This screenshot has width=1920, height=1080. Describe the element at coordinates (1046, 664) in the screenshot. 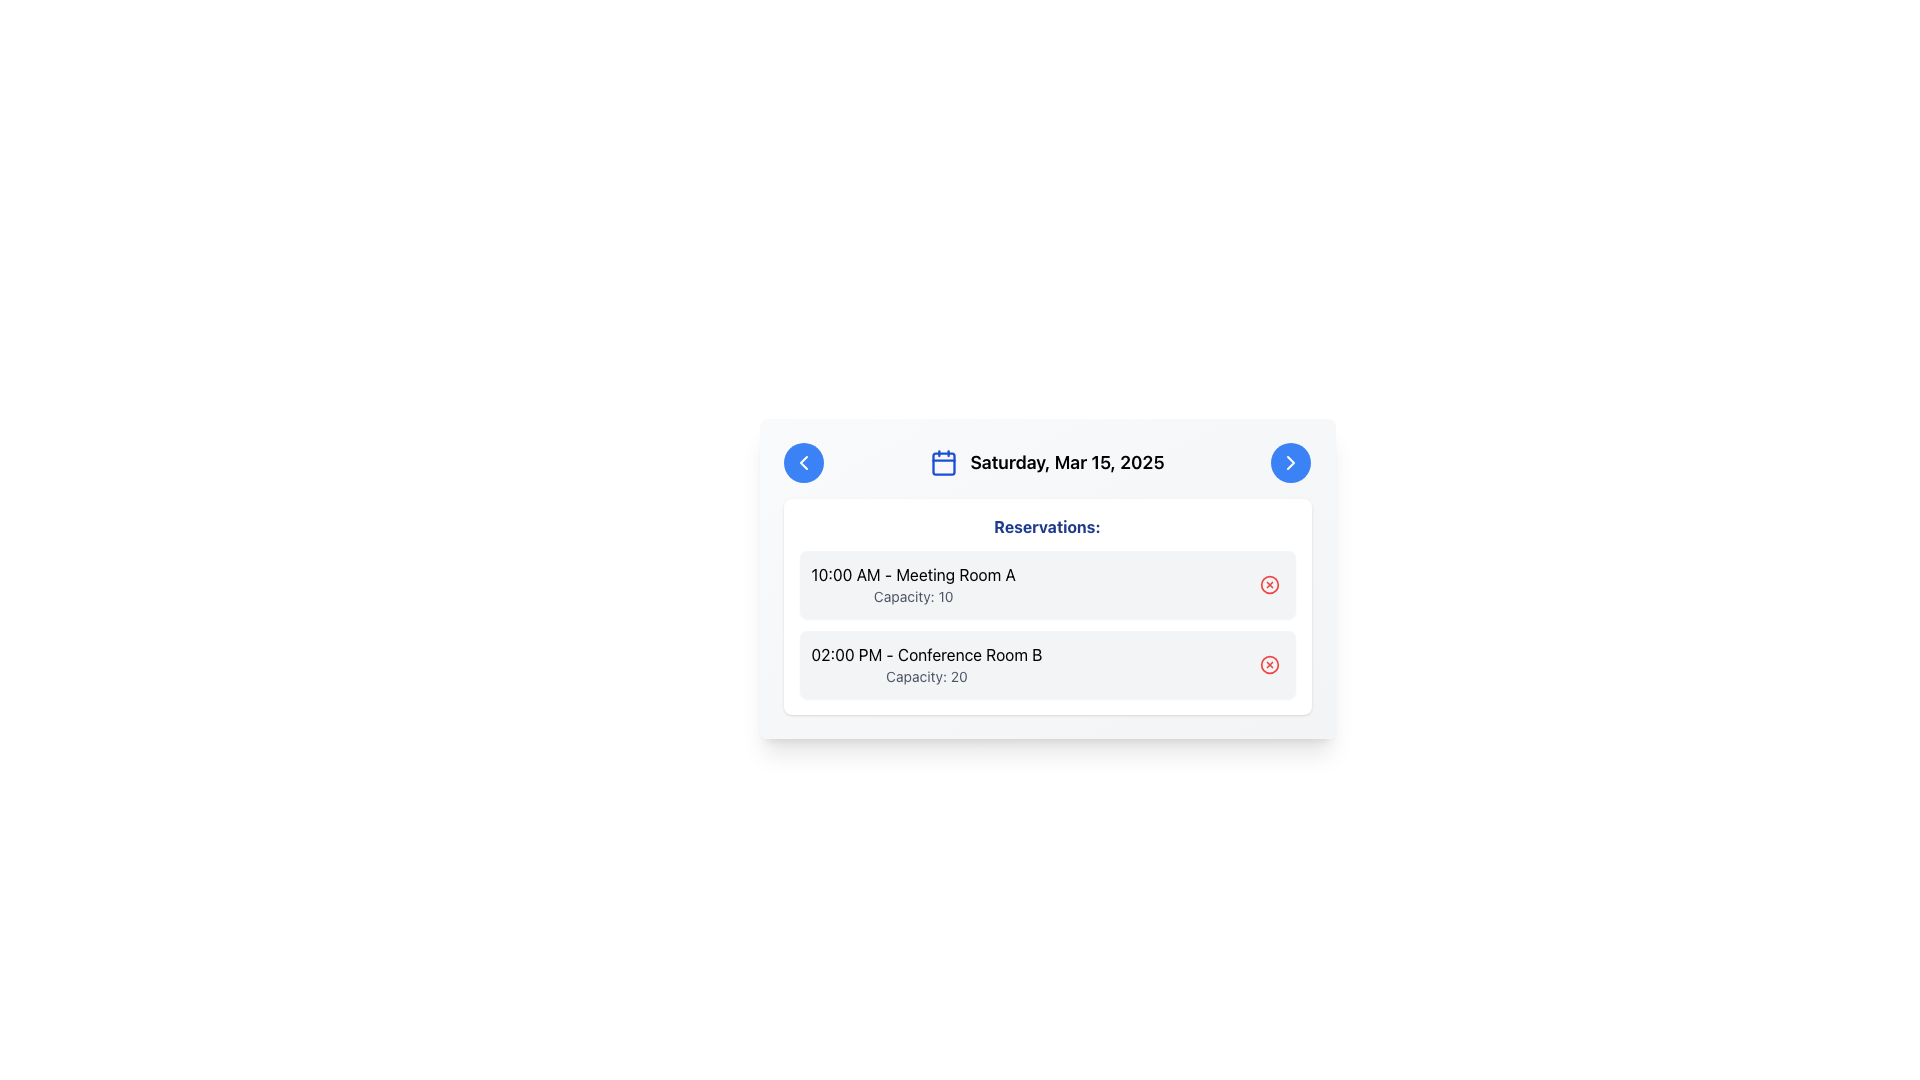

I see `the second list item in the Reservations section, which contains the text '02:00 PM - Conference Room B' and a red delete button with an 'X' icon` at that location.